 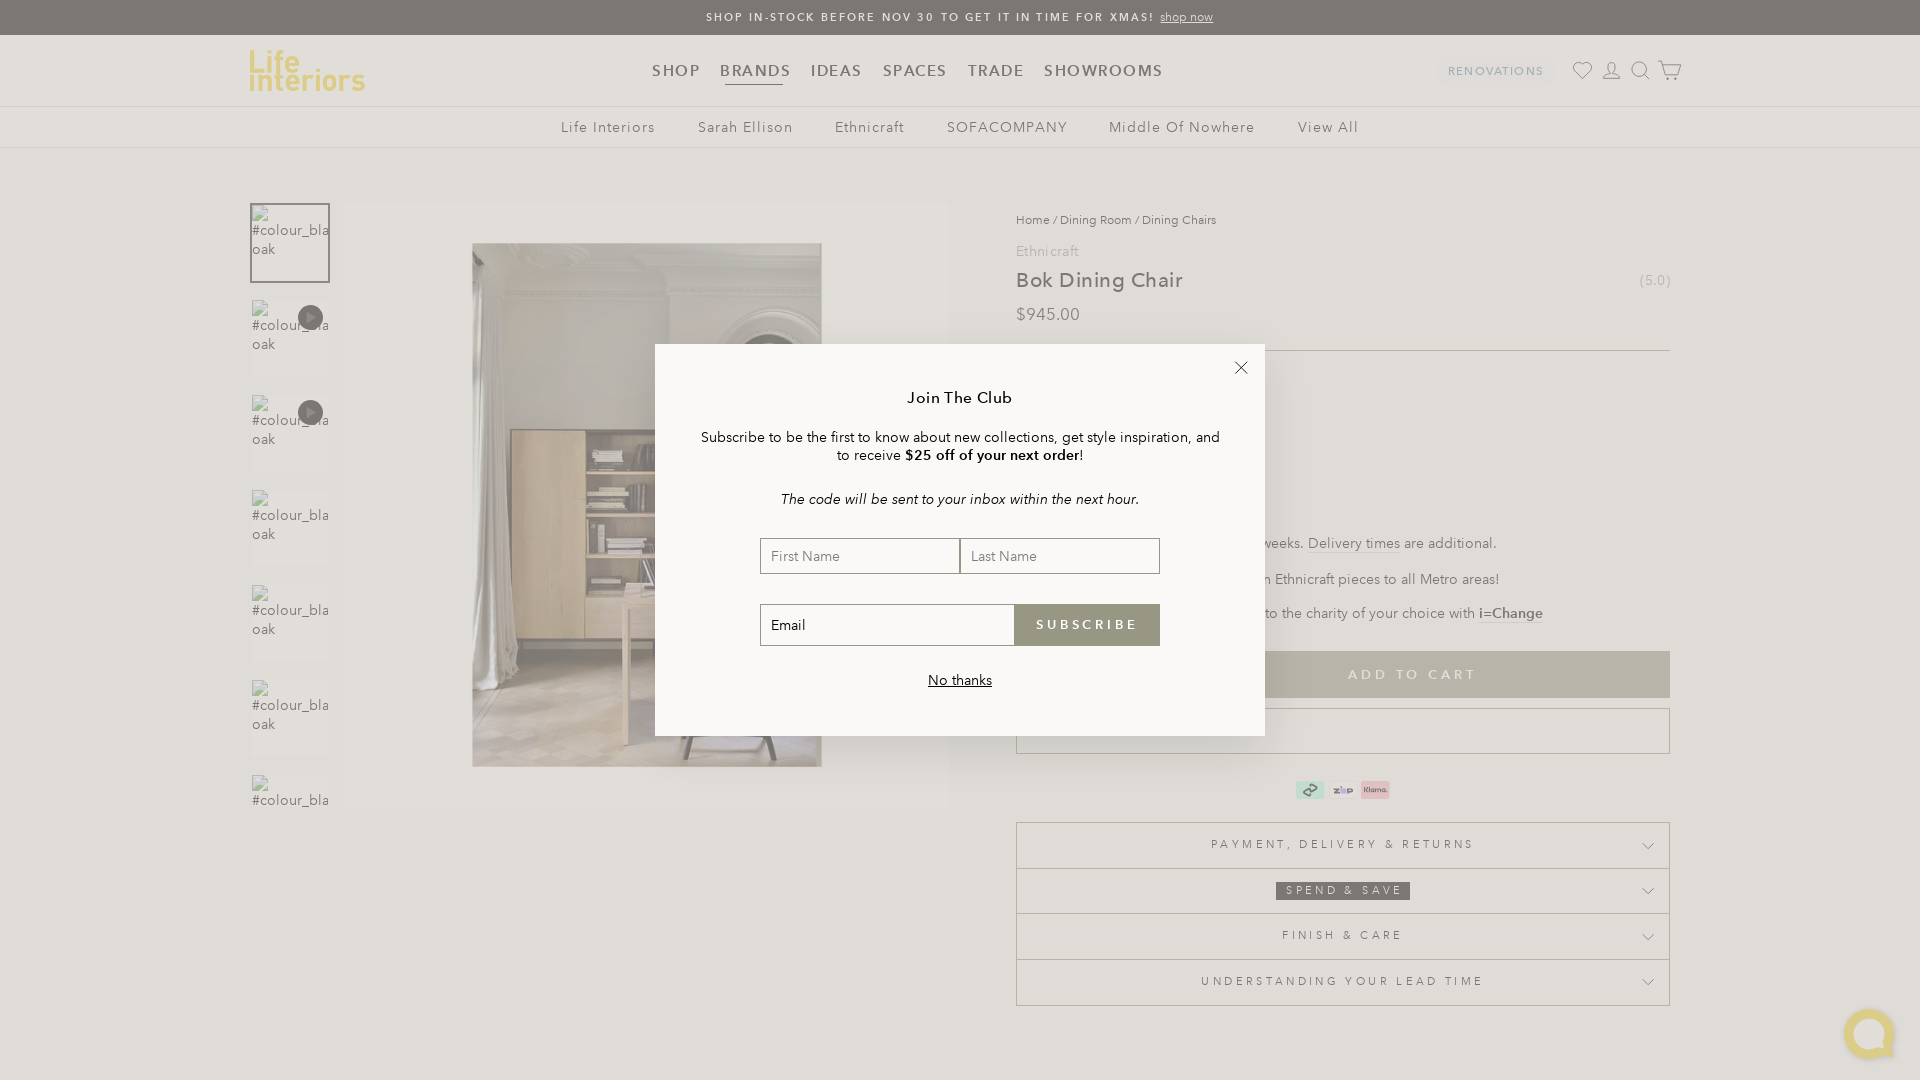 I want to click on 'BRANDS', so click(x=710, y=69).